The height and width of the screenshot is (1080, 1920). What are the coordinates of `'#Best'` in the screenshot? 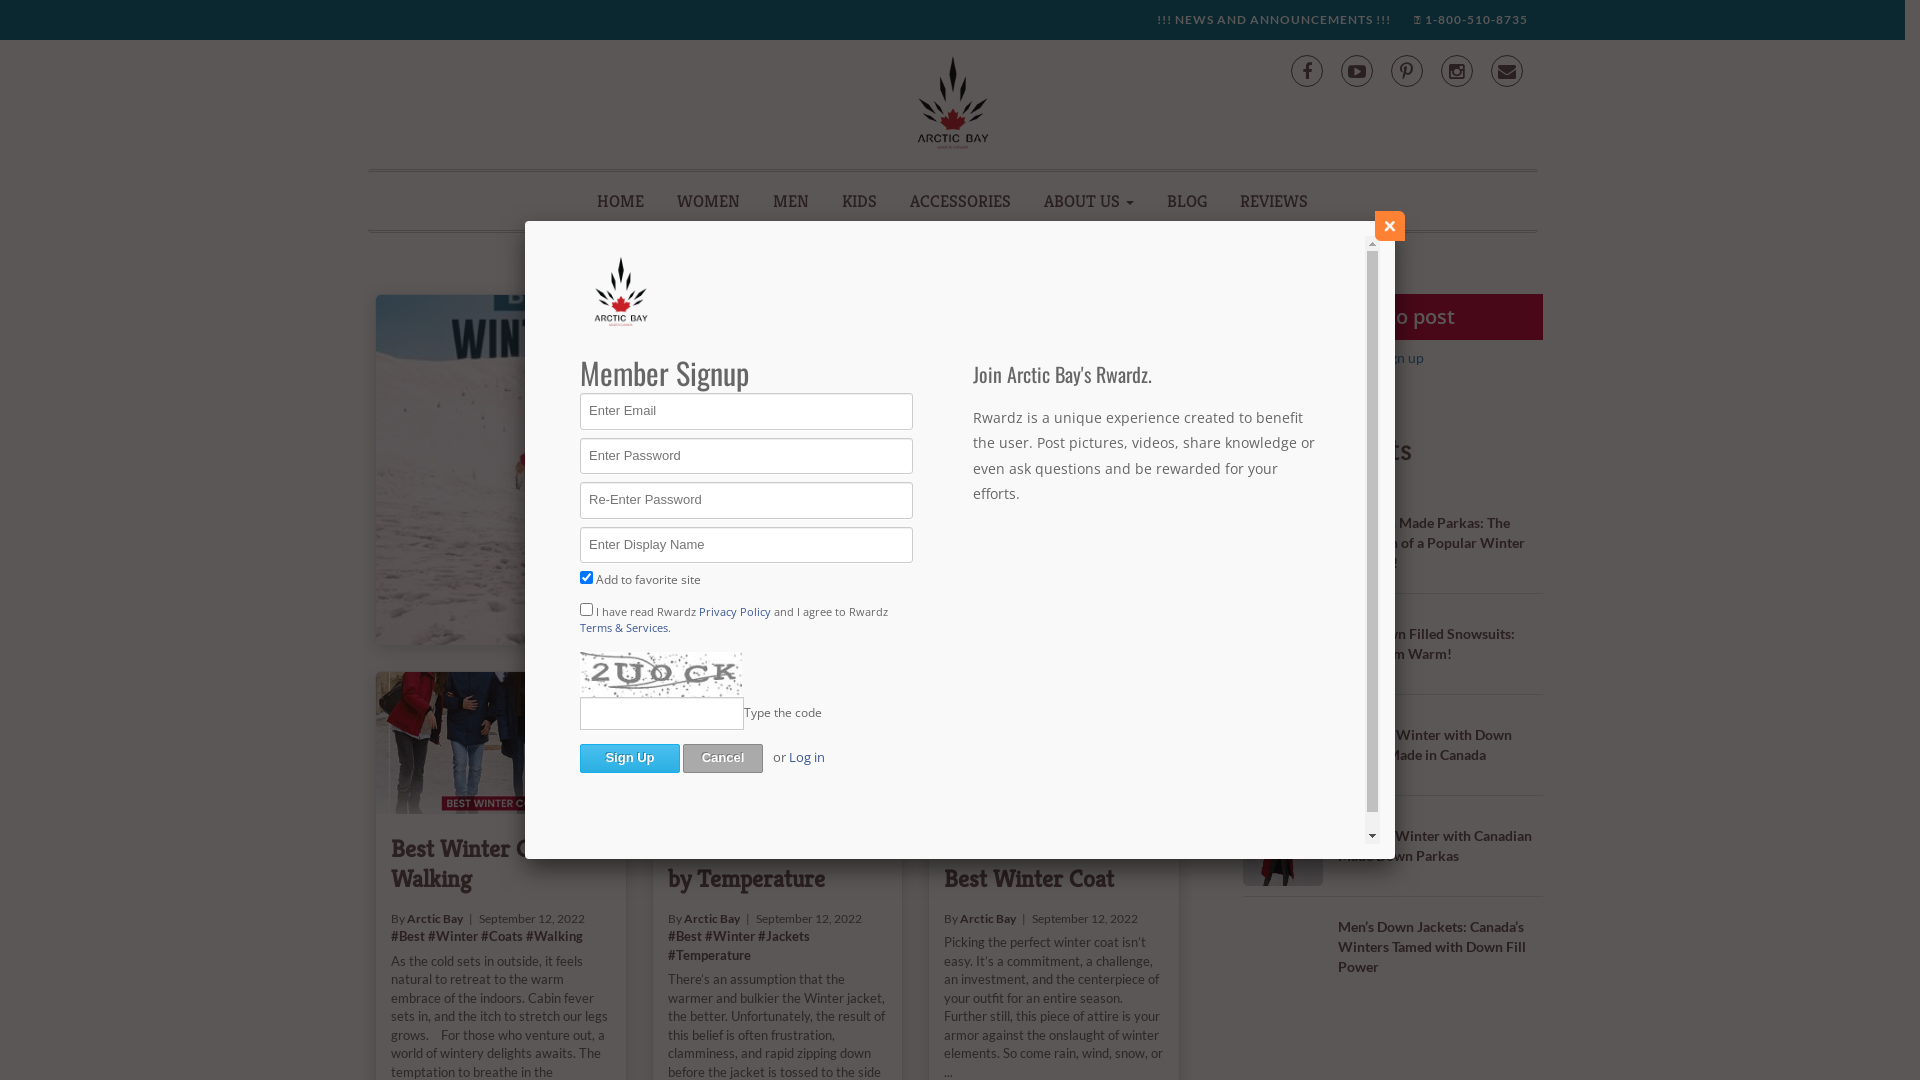 It's located at (849, 386).